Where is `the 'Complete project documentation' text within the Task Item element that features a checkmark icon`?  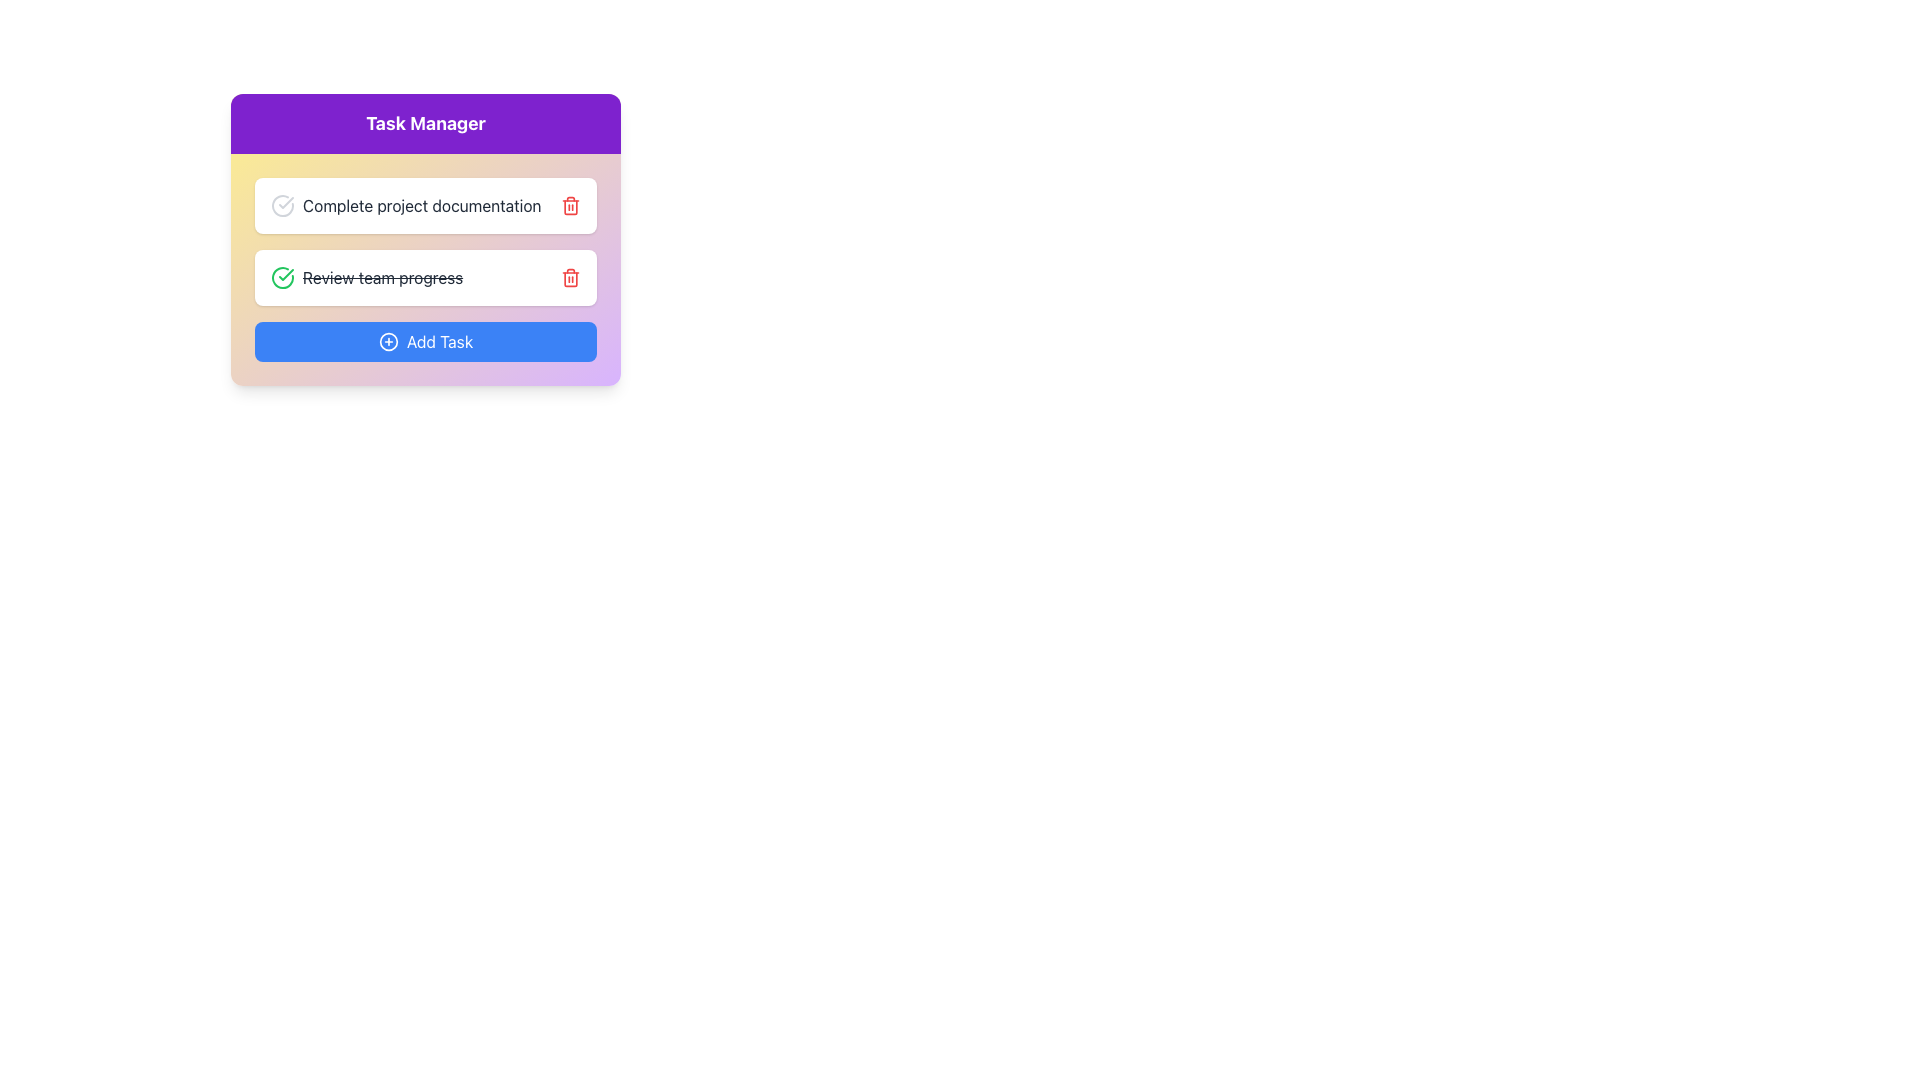 the 'Complete project documentation' text within the Task Item element that features a checkmark icon is located at coordinates (405, 205).